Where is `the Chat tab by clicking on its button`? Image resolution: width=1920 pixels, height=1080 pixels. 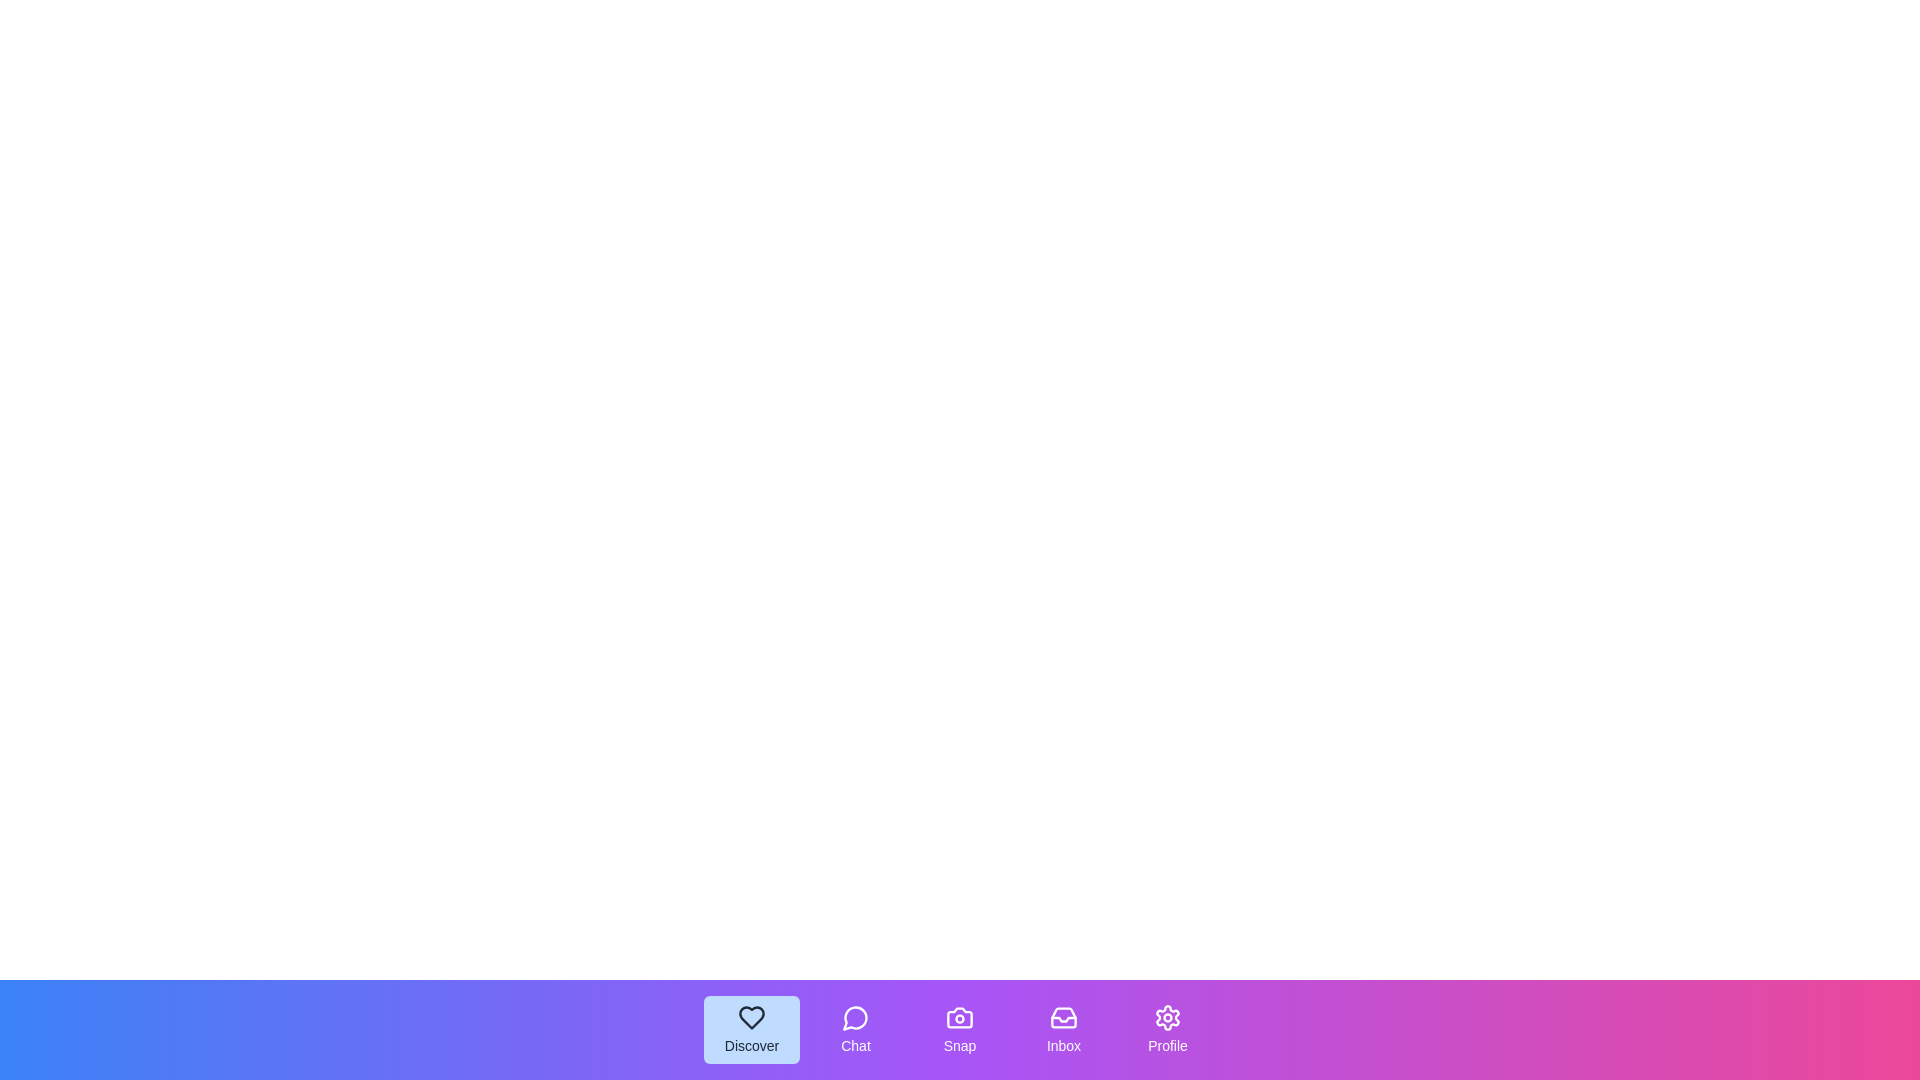 the Chat tab by clicking on its button is located at coordinates (855, 1029).